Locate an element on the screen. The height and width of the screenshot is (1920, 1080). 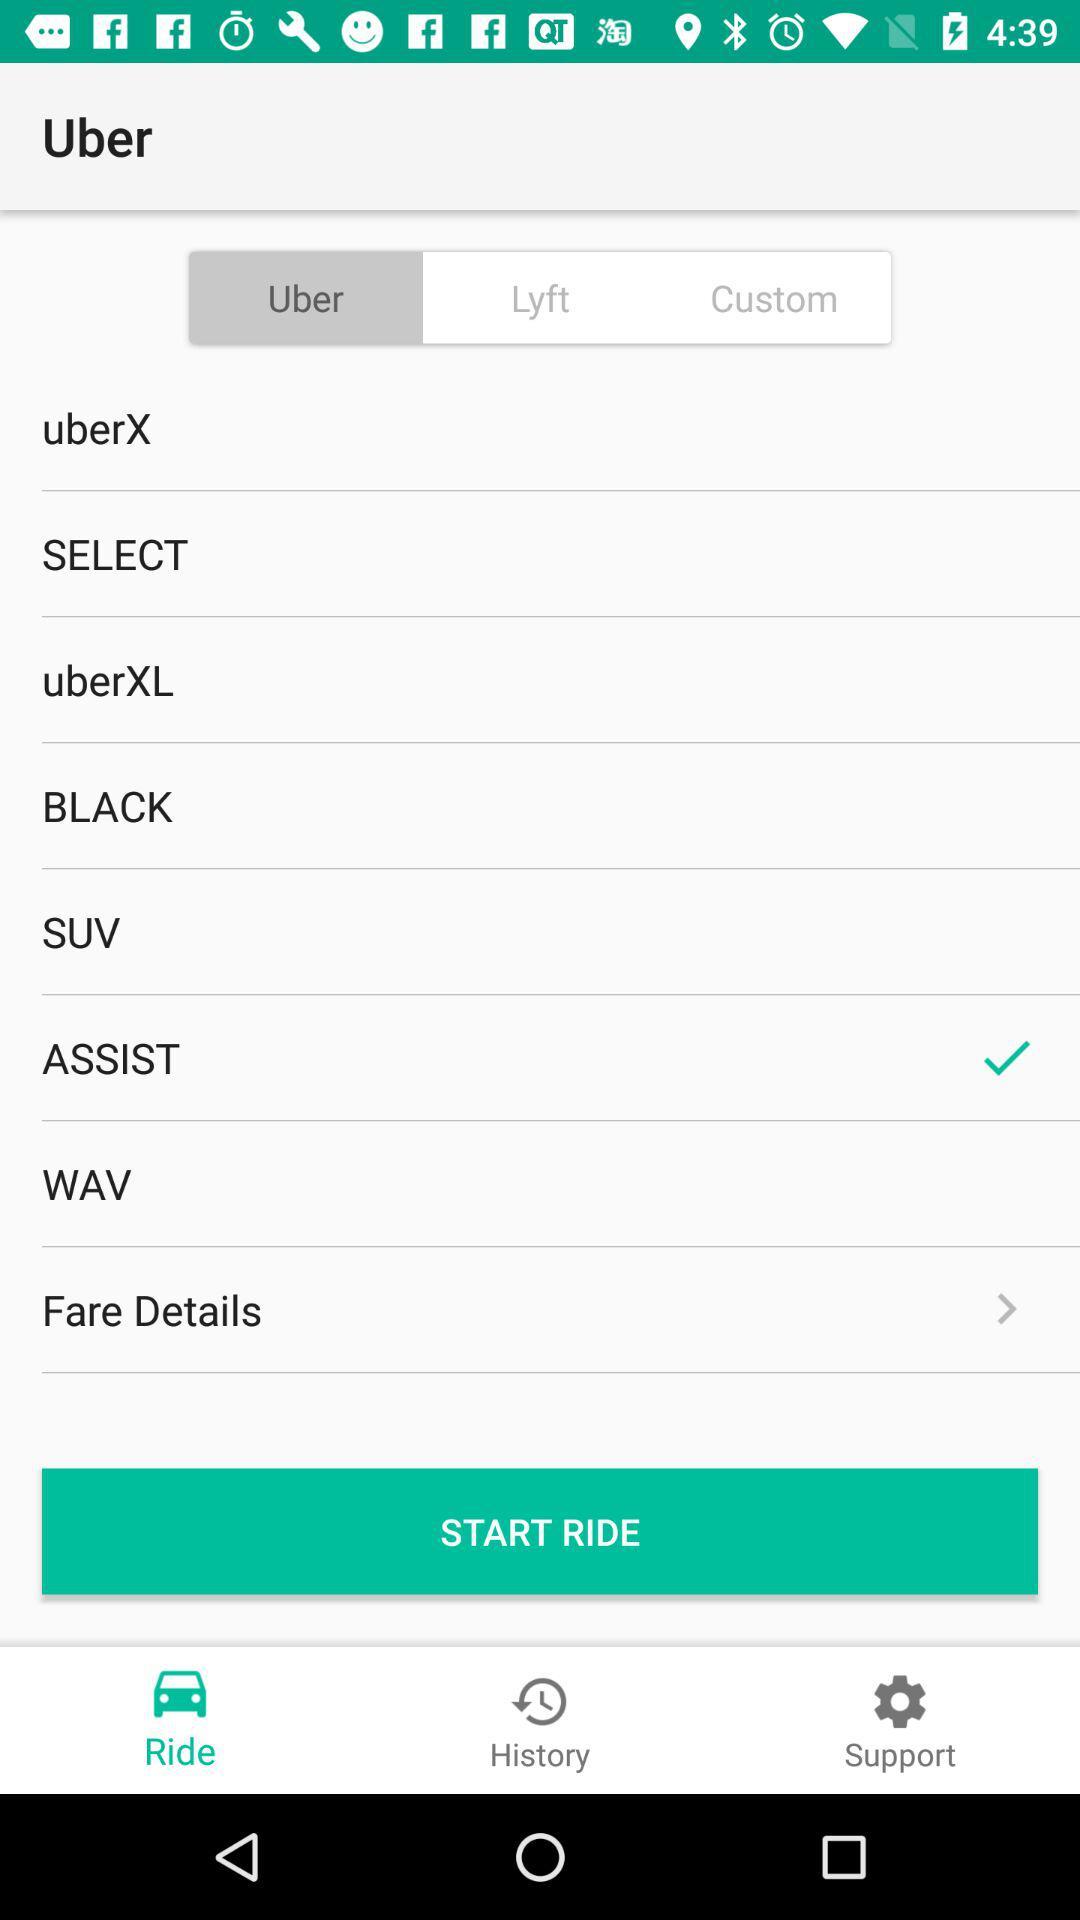
the icon above the assist icon is located at coordinates (540, 930).